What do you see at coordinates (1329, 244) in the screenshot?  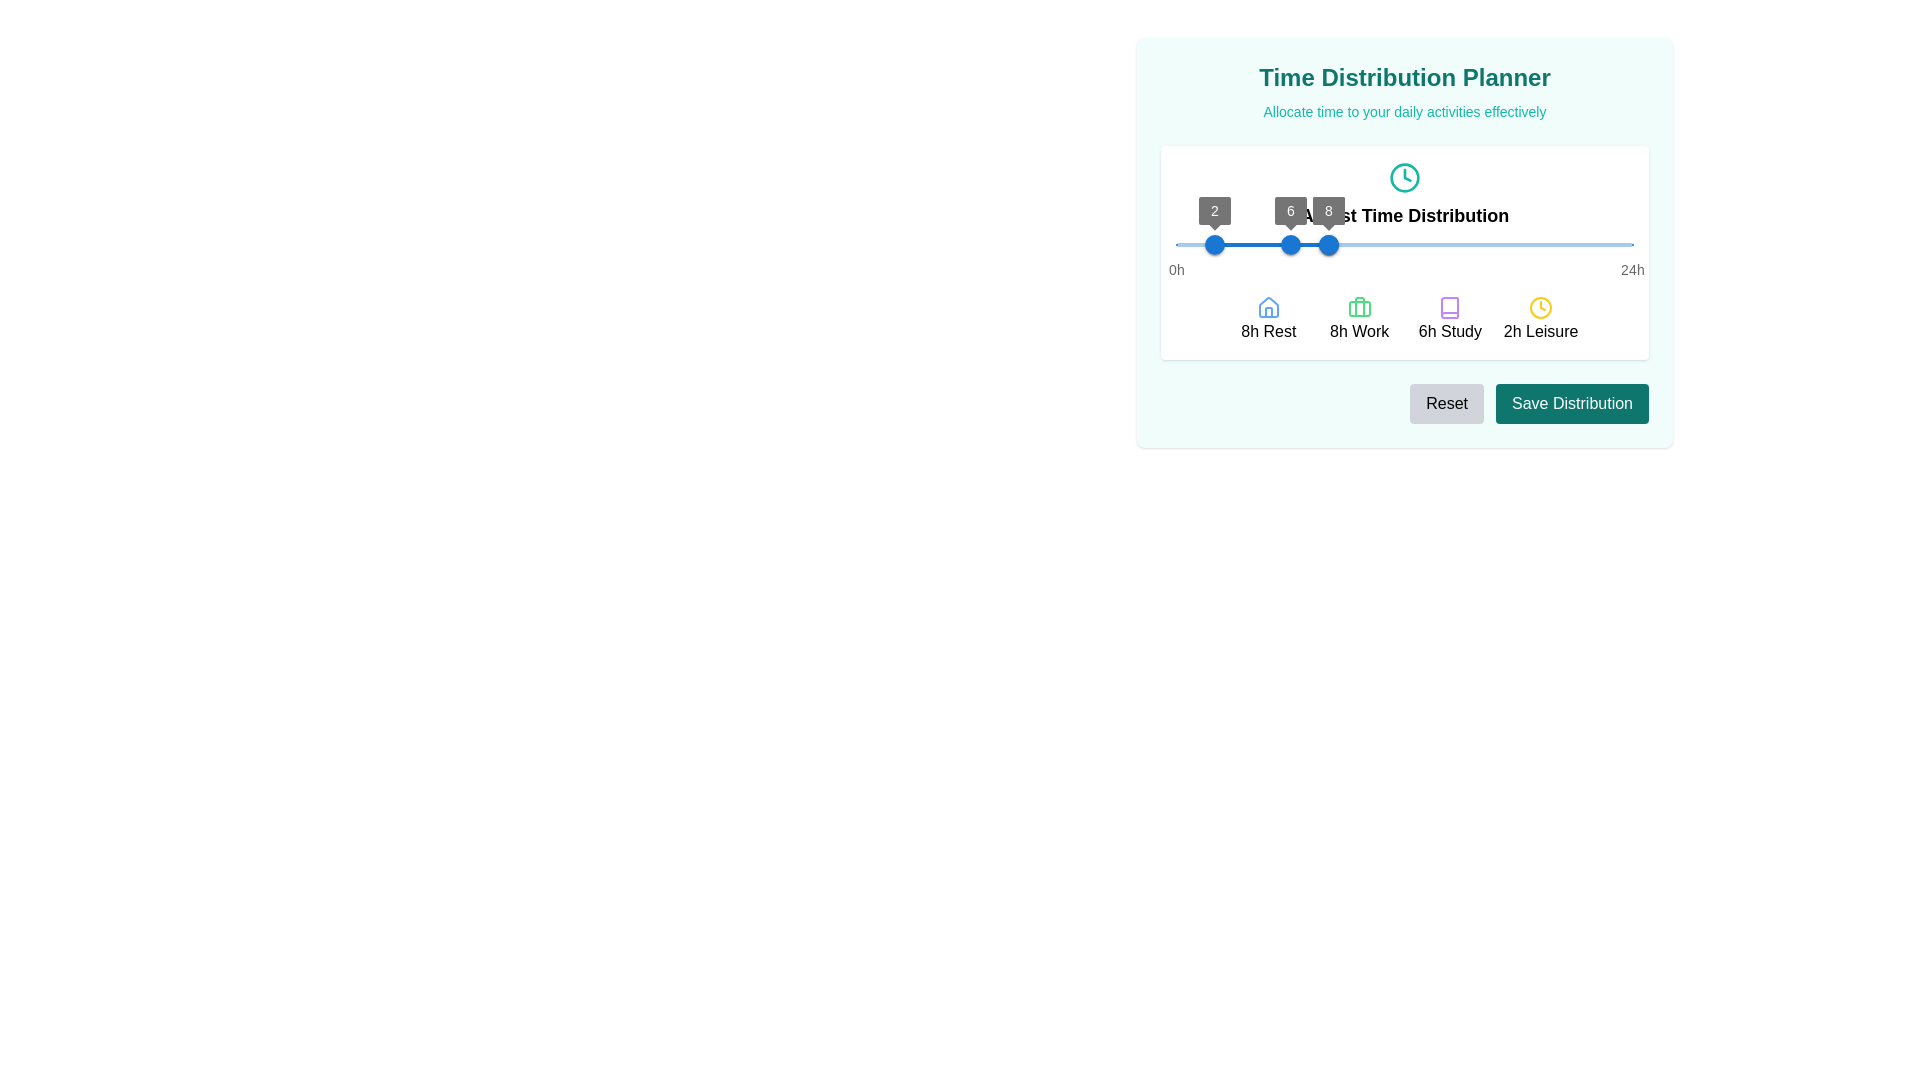 I see `the blue circular thumb of the slider representing '8', which is the third thumb from the left` at bounding box center [1329, 244].